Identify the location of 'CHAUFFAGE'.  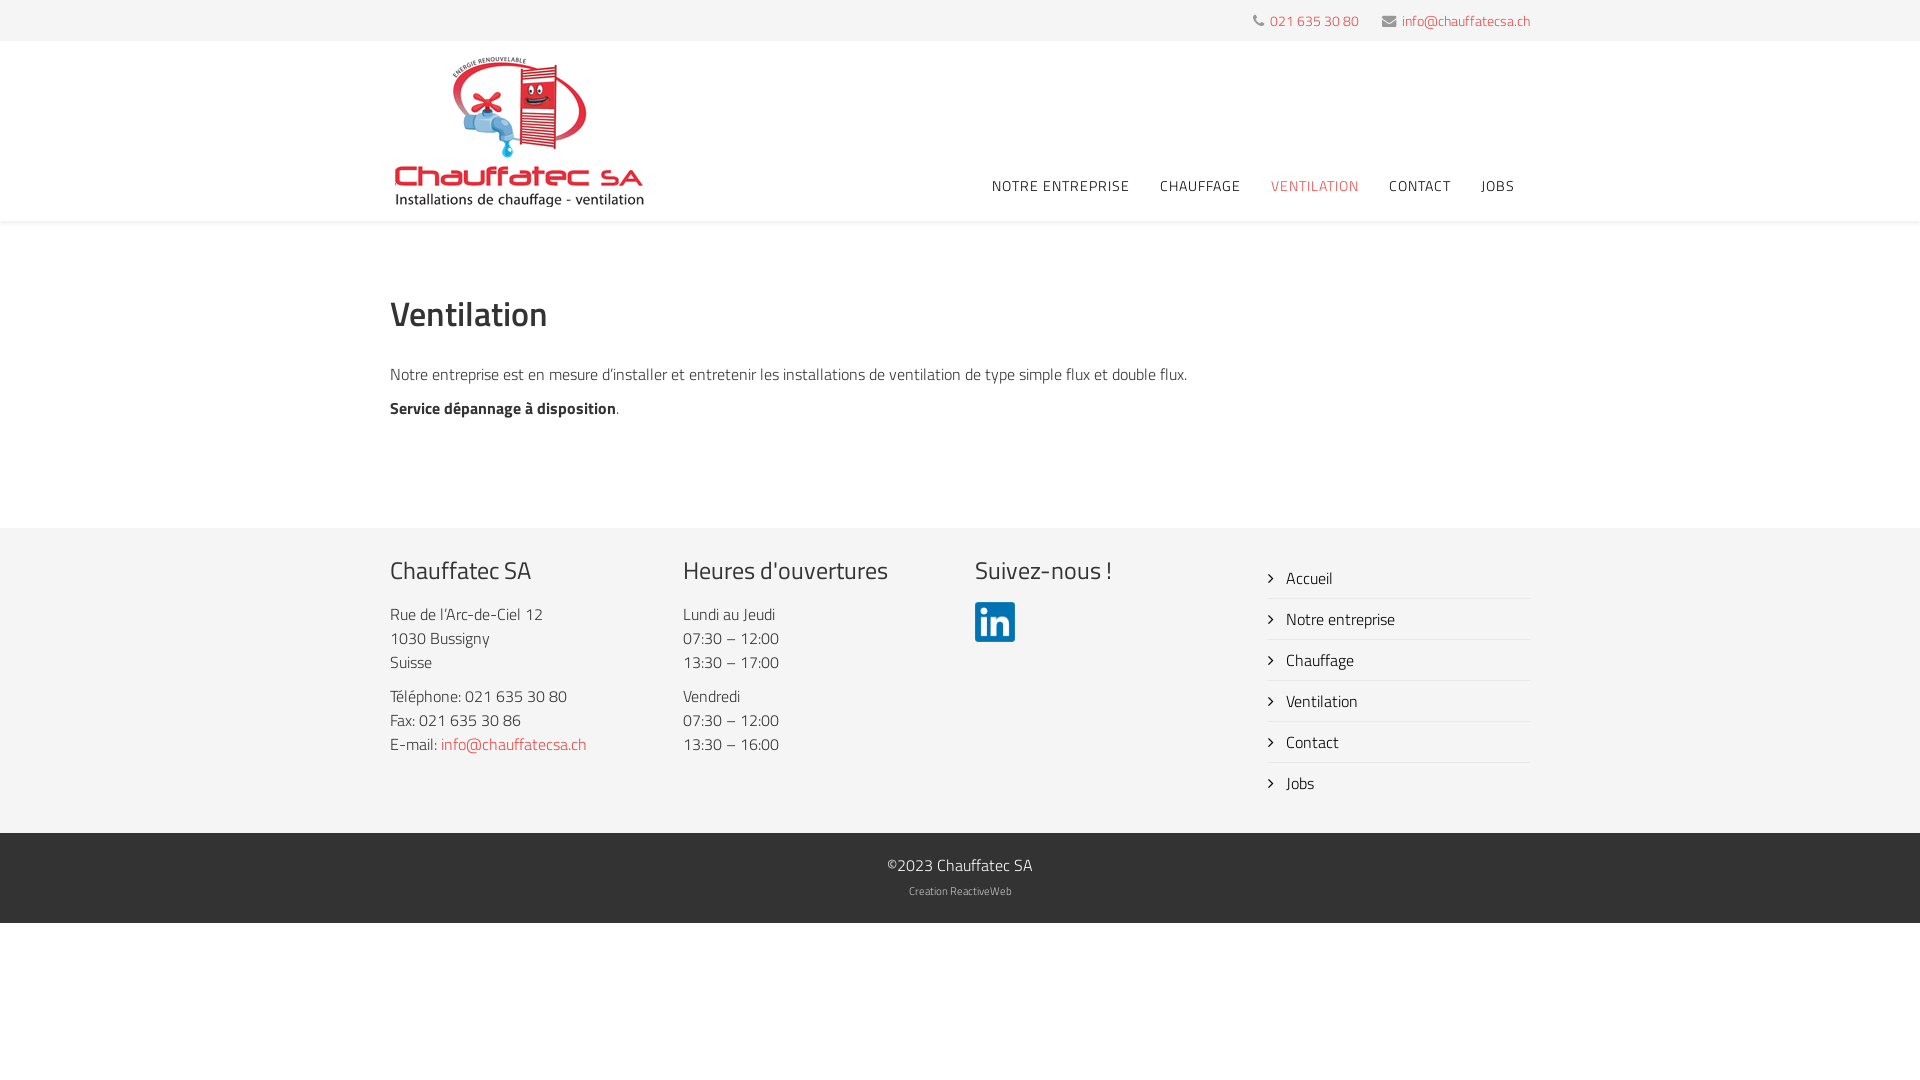
(1200, 185).